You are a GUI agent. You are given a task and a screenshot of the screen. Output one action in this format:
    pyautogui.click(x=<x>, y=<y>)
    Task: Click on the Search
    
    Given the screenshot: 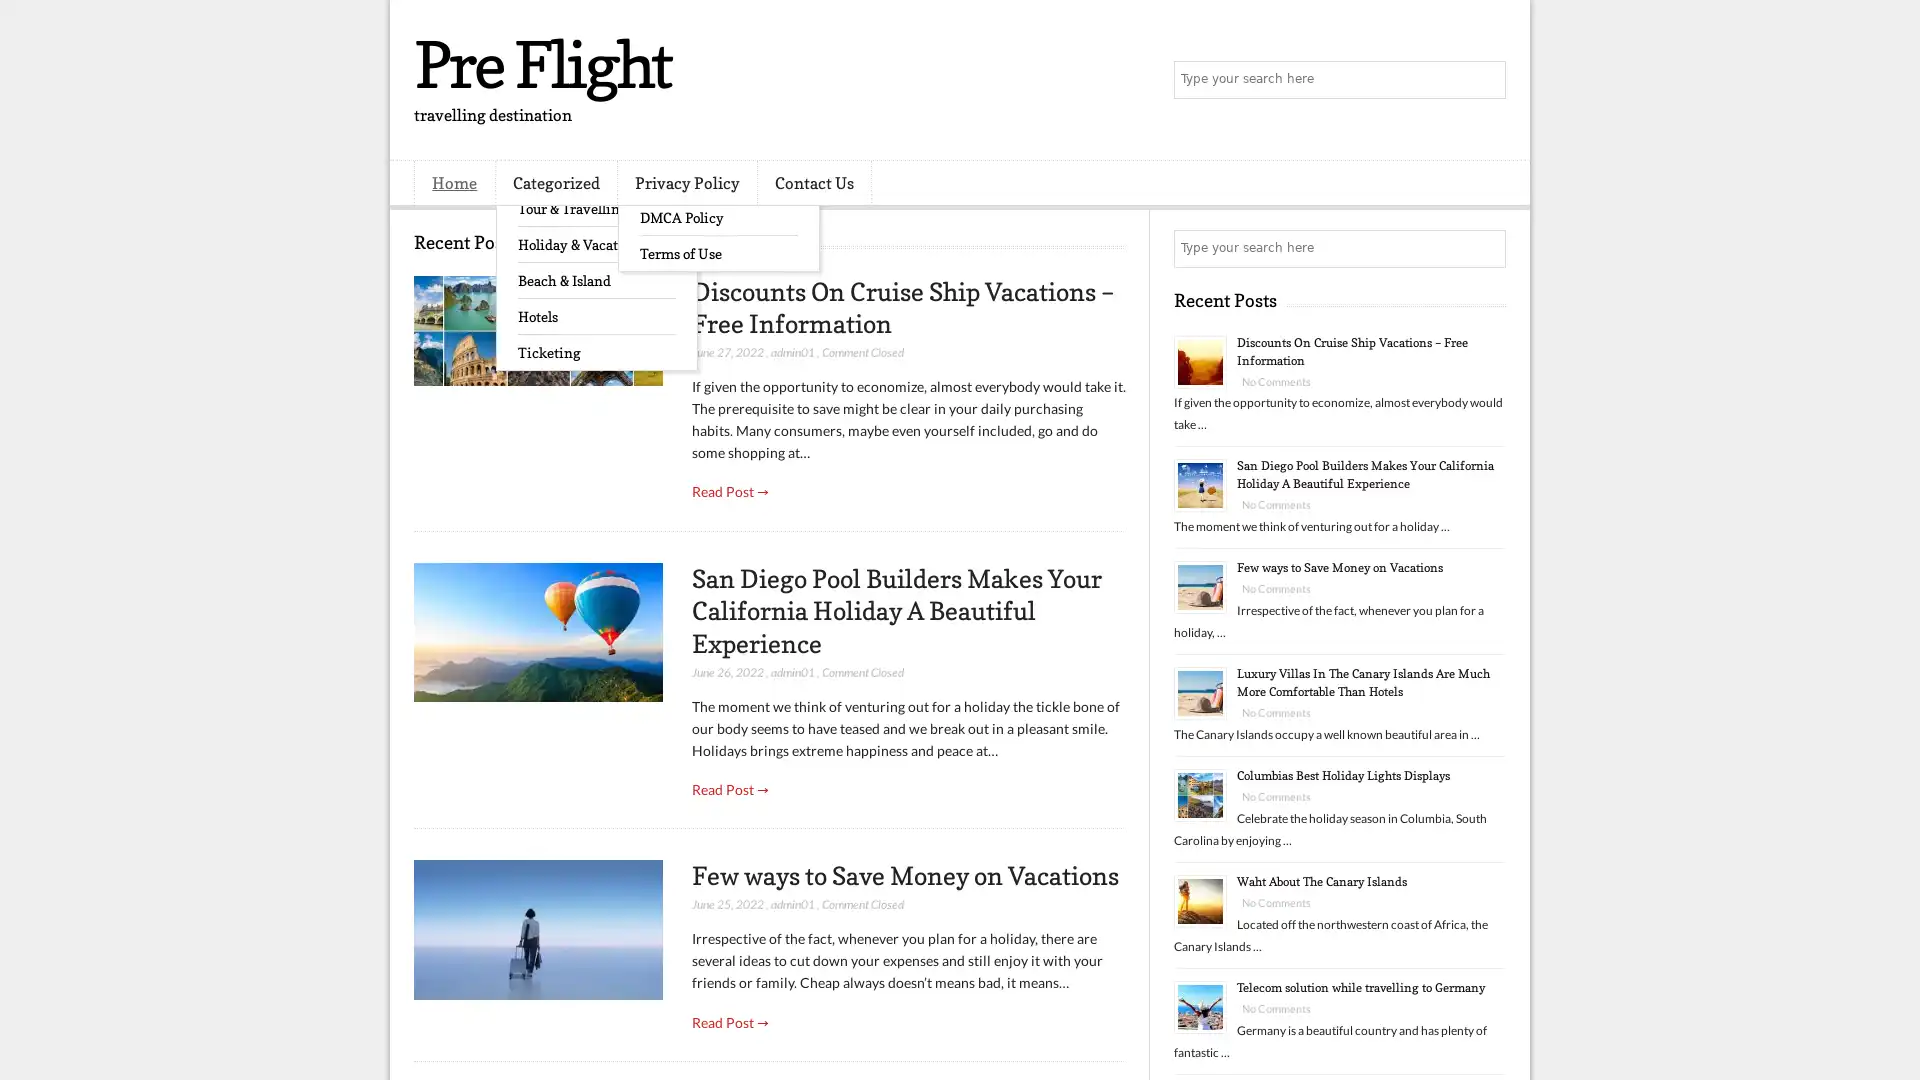 What is the action you would take?
    pyautogui.click(x=1485, y=80)
    